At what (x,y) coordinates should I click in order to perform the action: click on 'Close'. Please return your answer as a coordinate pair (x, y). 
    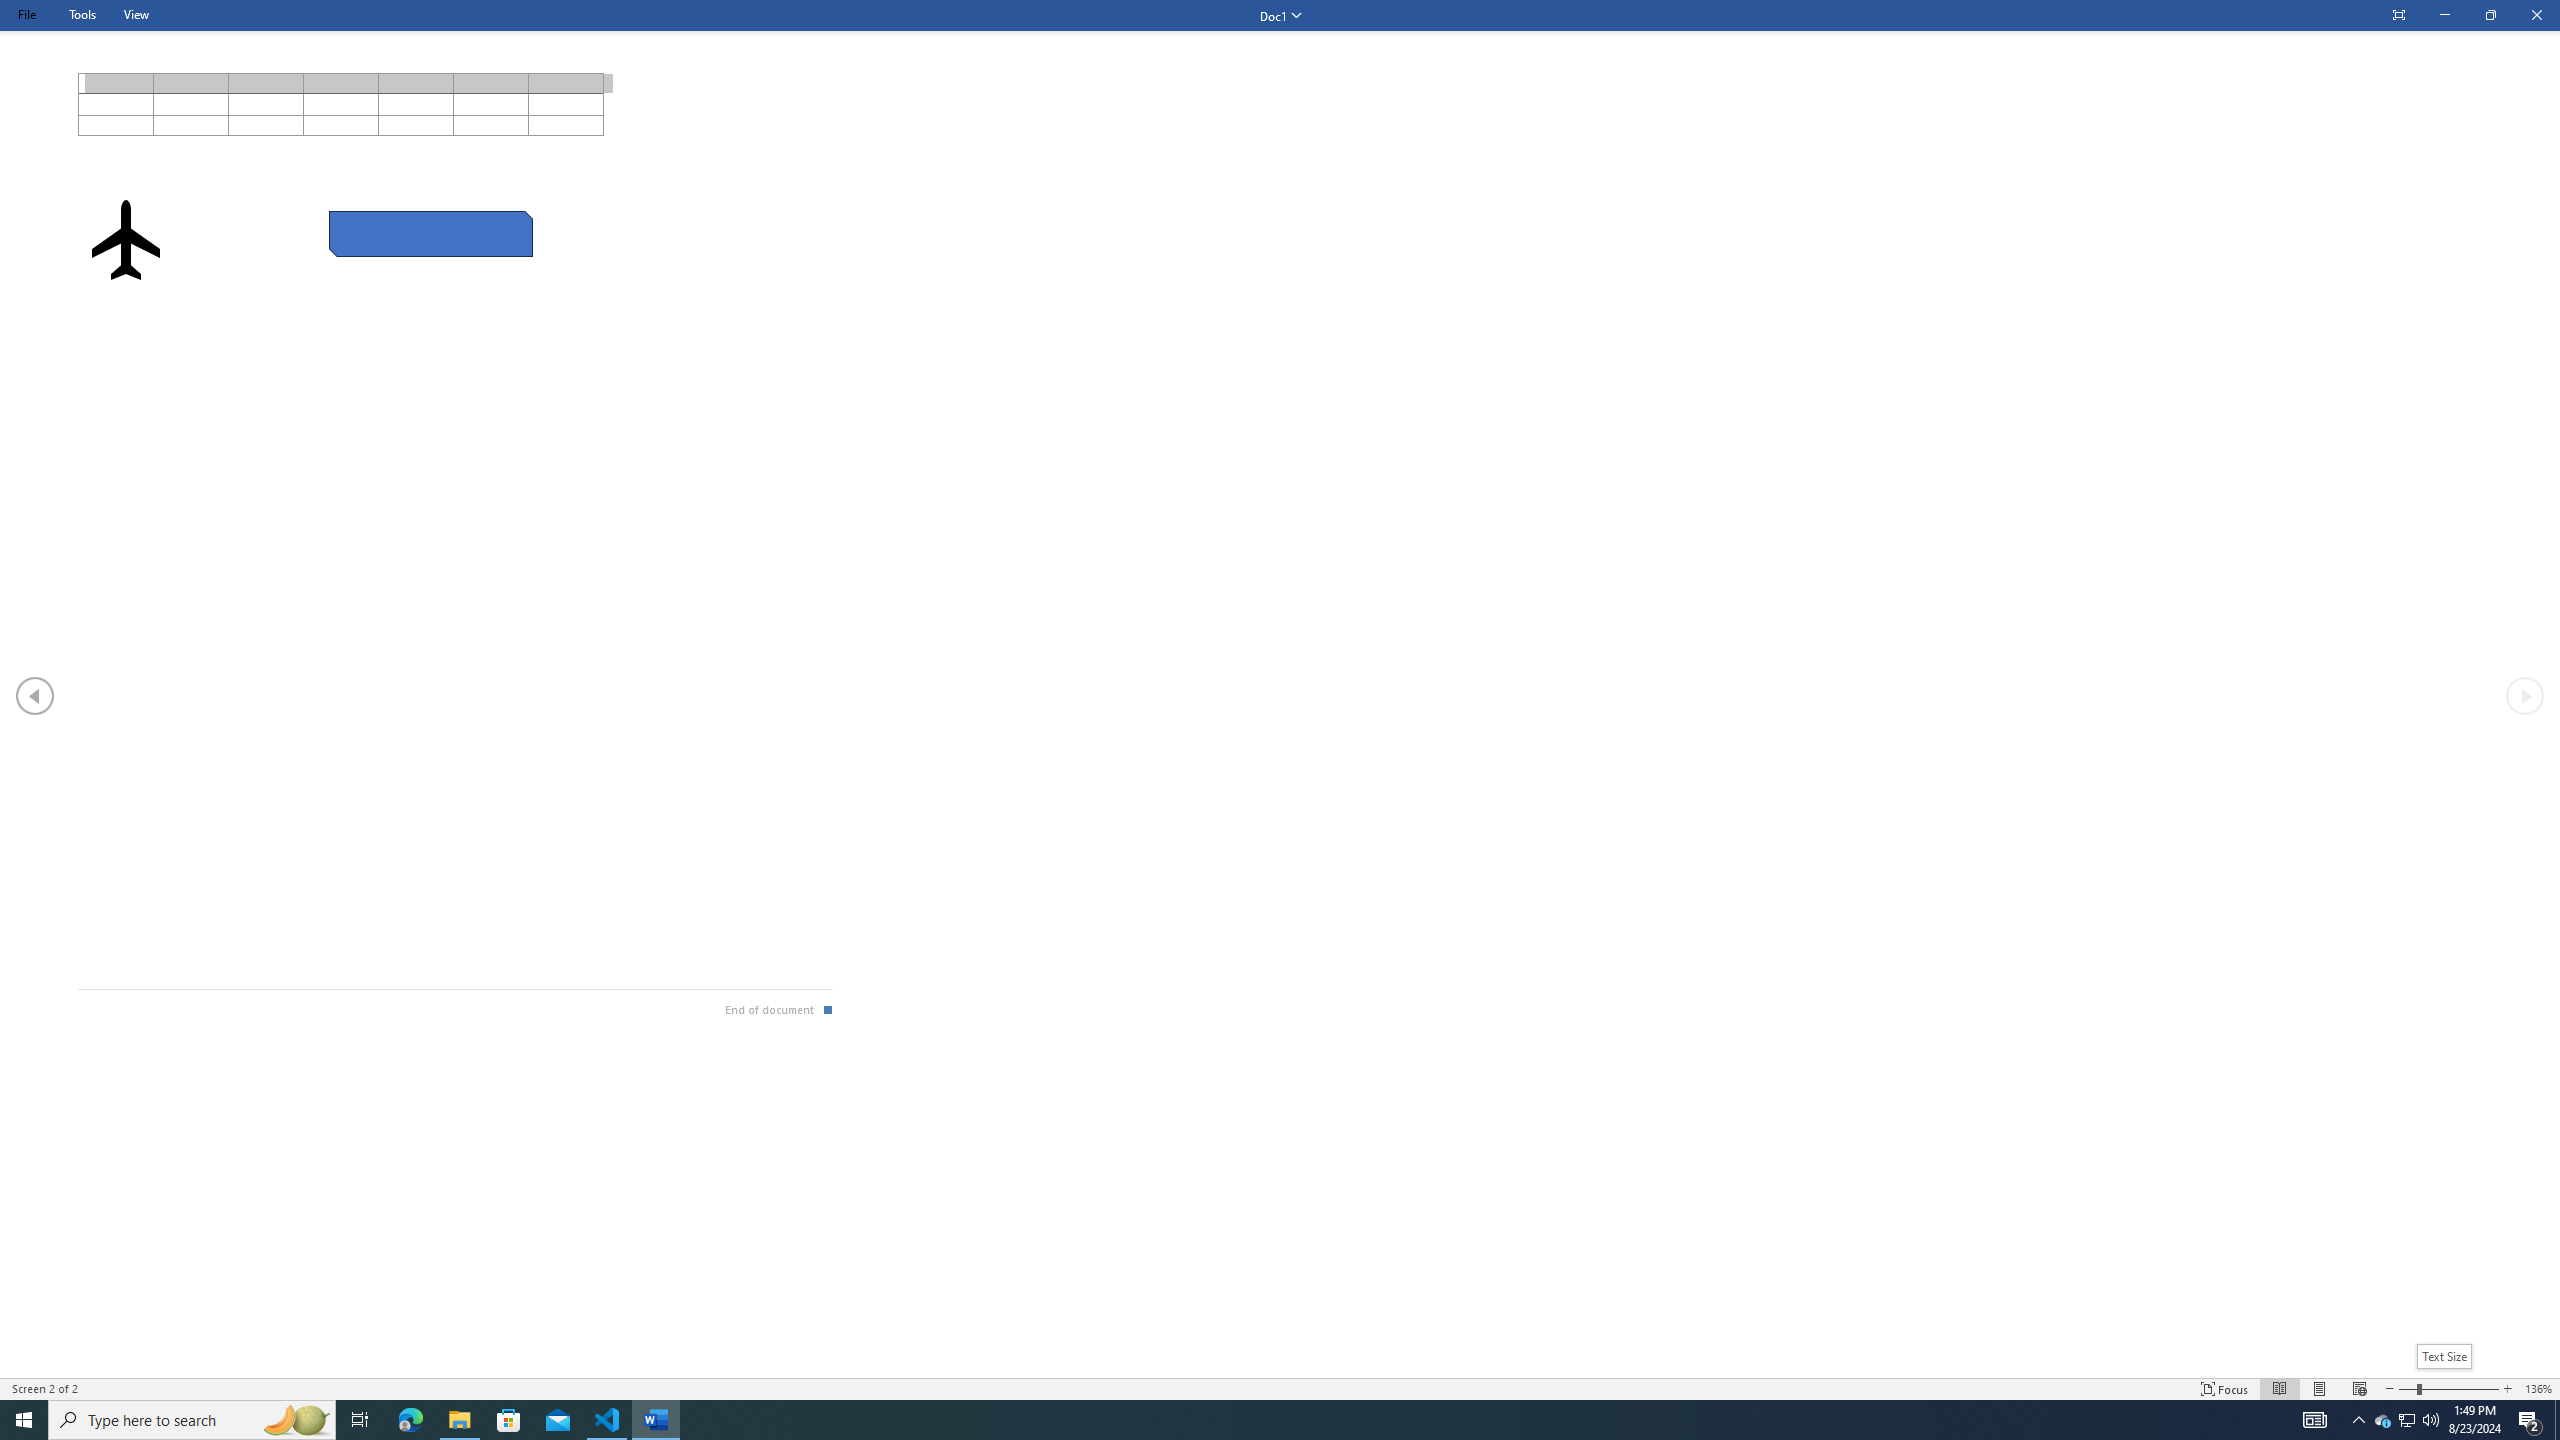
    Looking at the image, I should click on (2535, 15).